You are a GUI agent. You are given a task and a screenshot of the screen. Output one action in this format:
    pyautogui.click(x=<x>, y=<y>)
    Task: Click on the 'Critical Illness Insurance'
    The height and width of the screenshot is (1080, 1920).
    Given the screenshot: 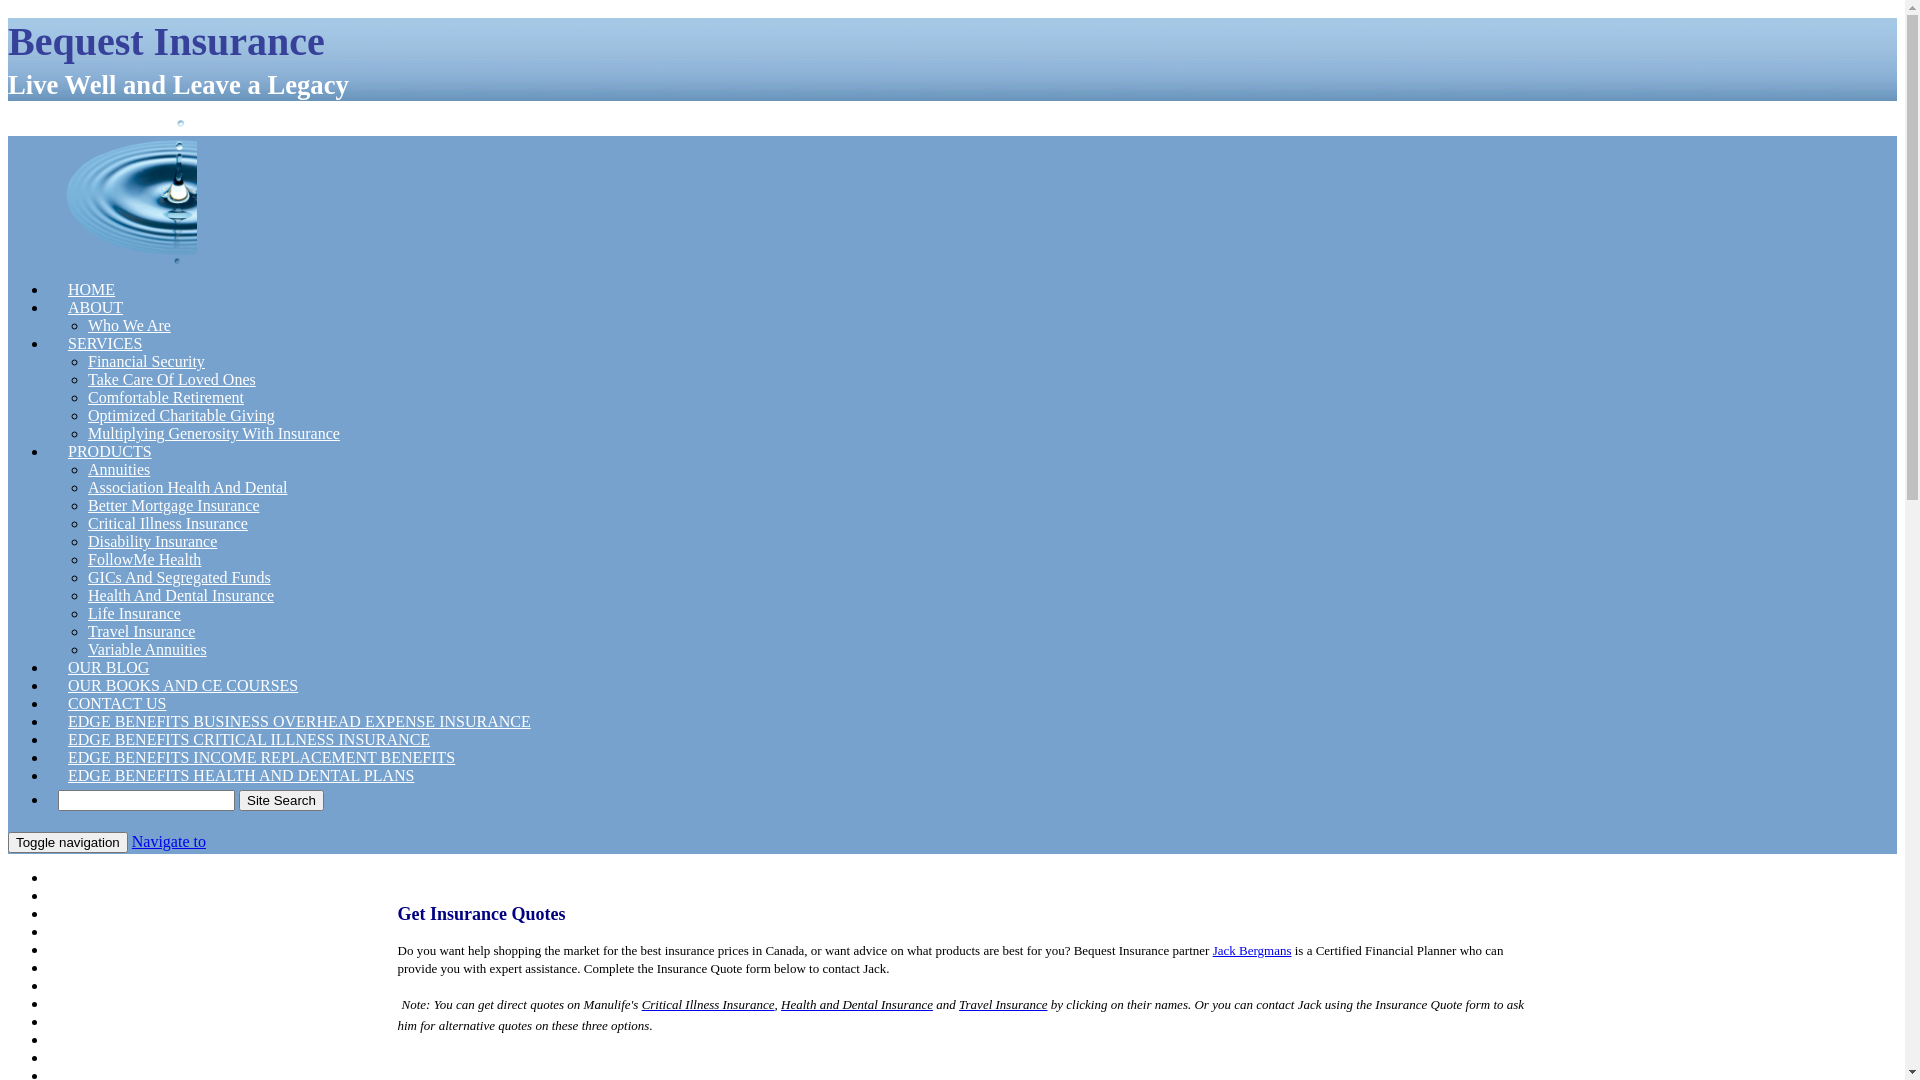 What is the action you would take?
    pyautogui.click(x=168, y=522)
    